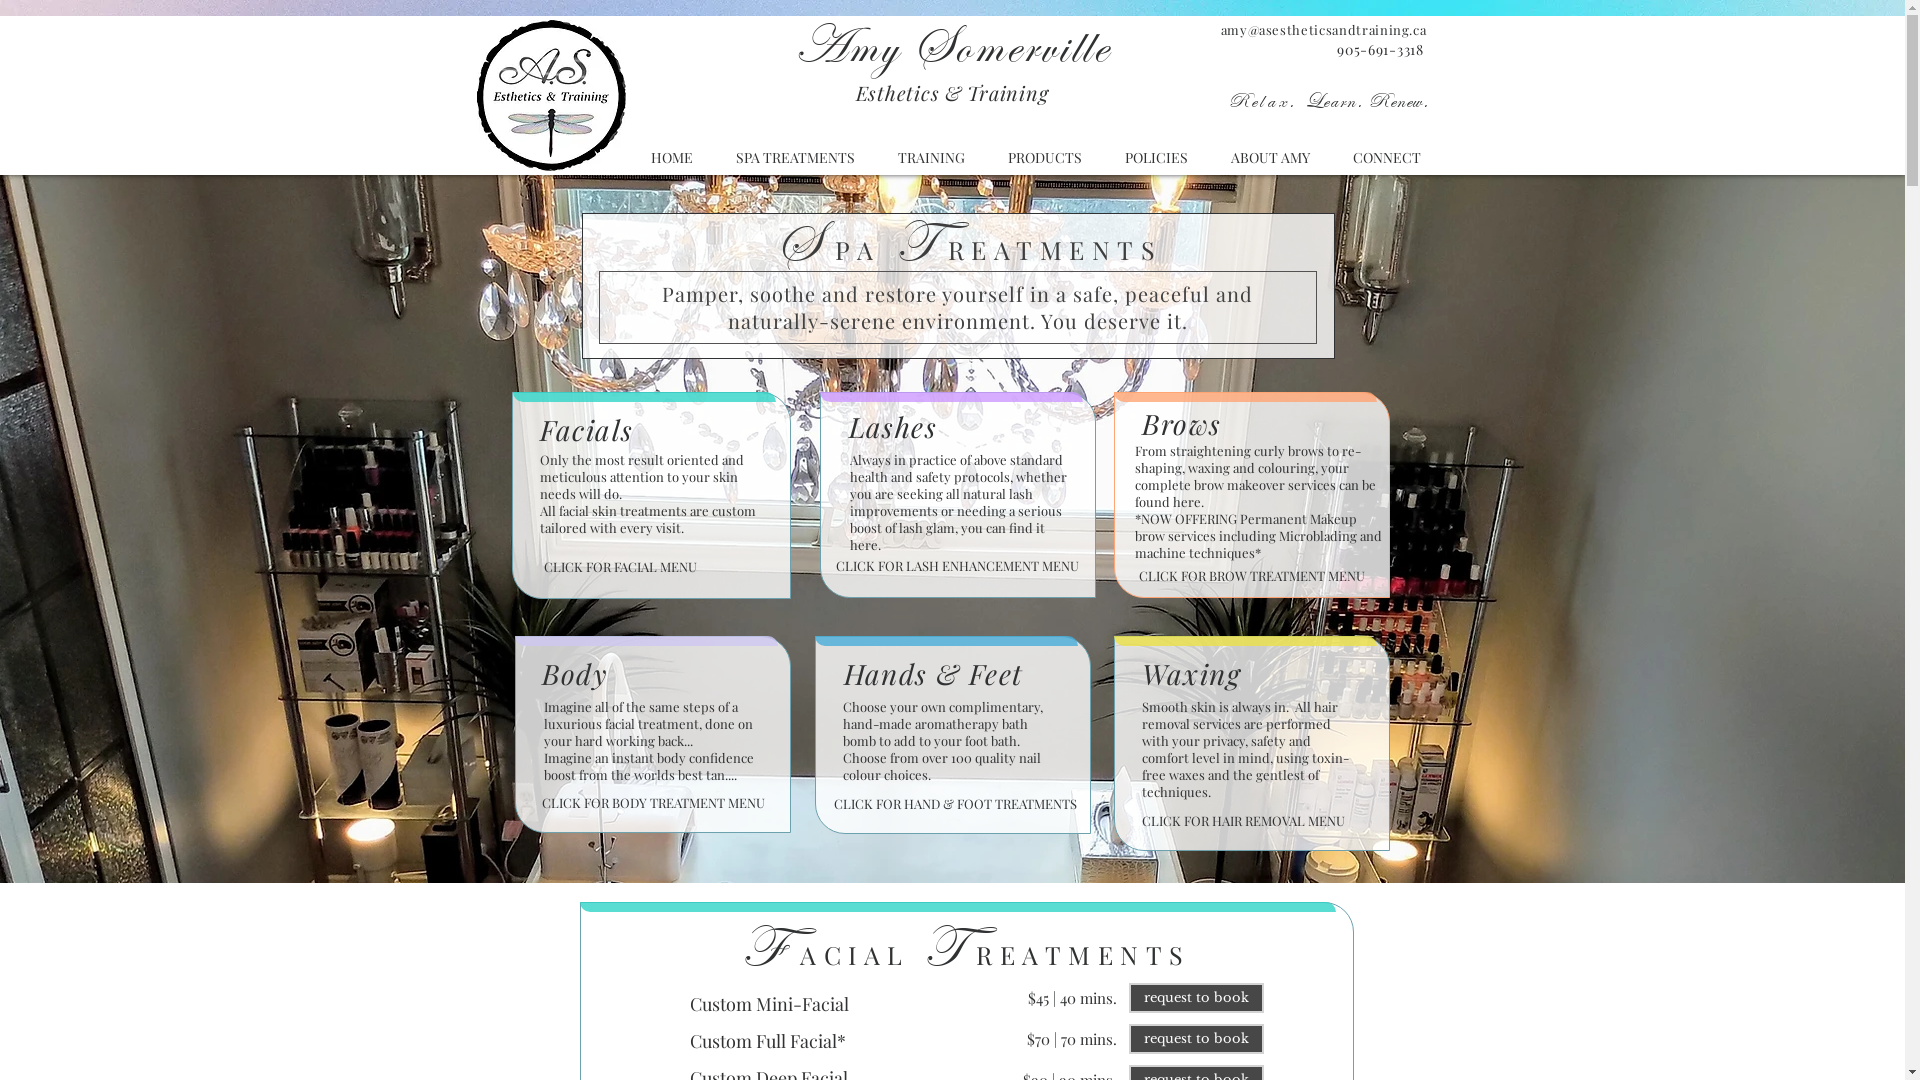  What do you see at coordinates (1043, 156) in the screenshot?
I see `'PRODUCTS'` at bounding box center [1043, 156].